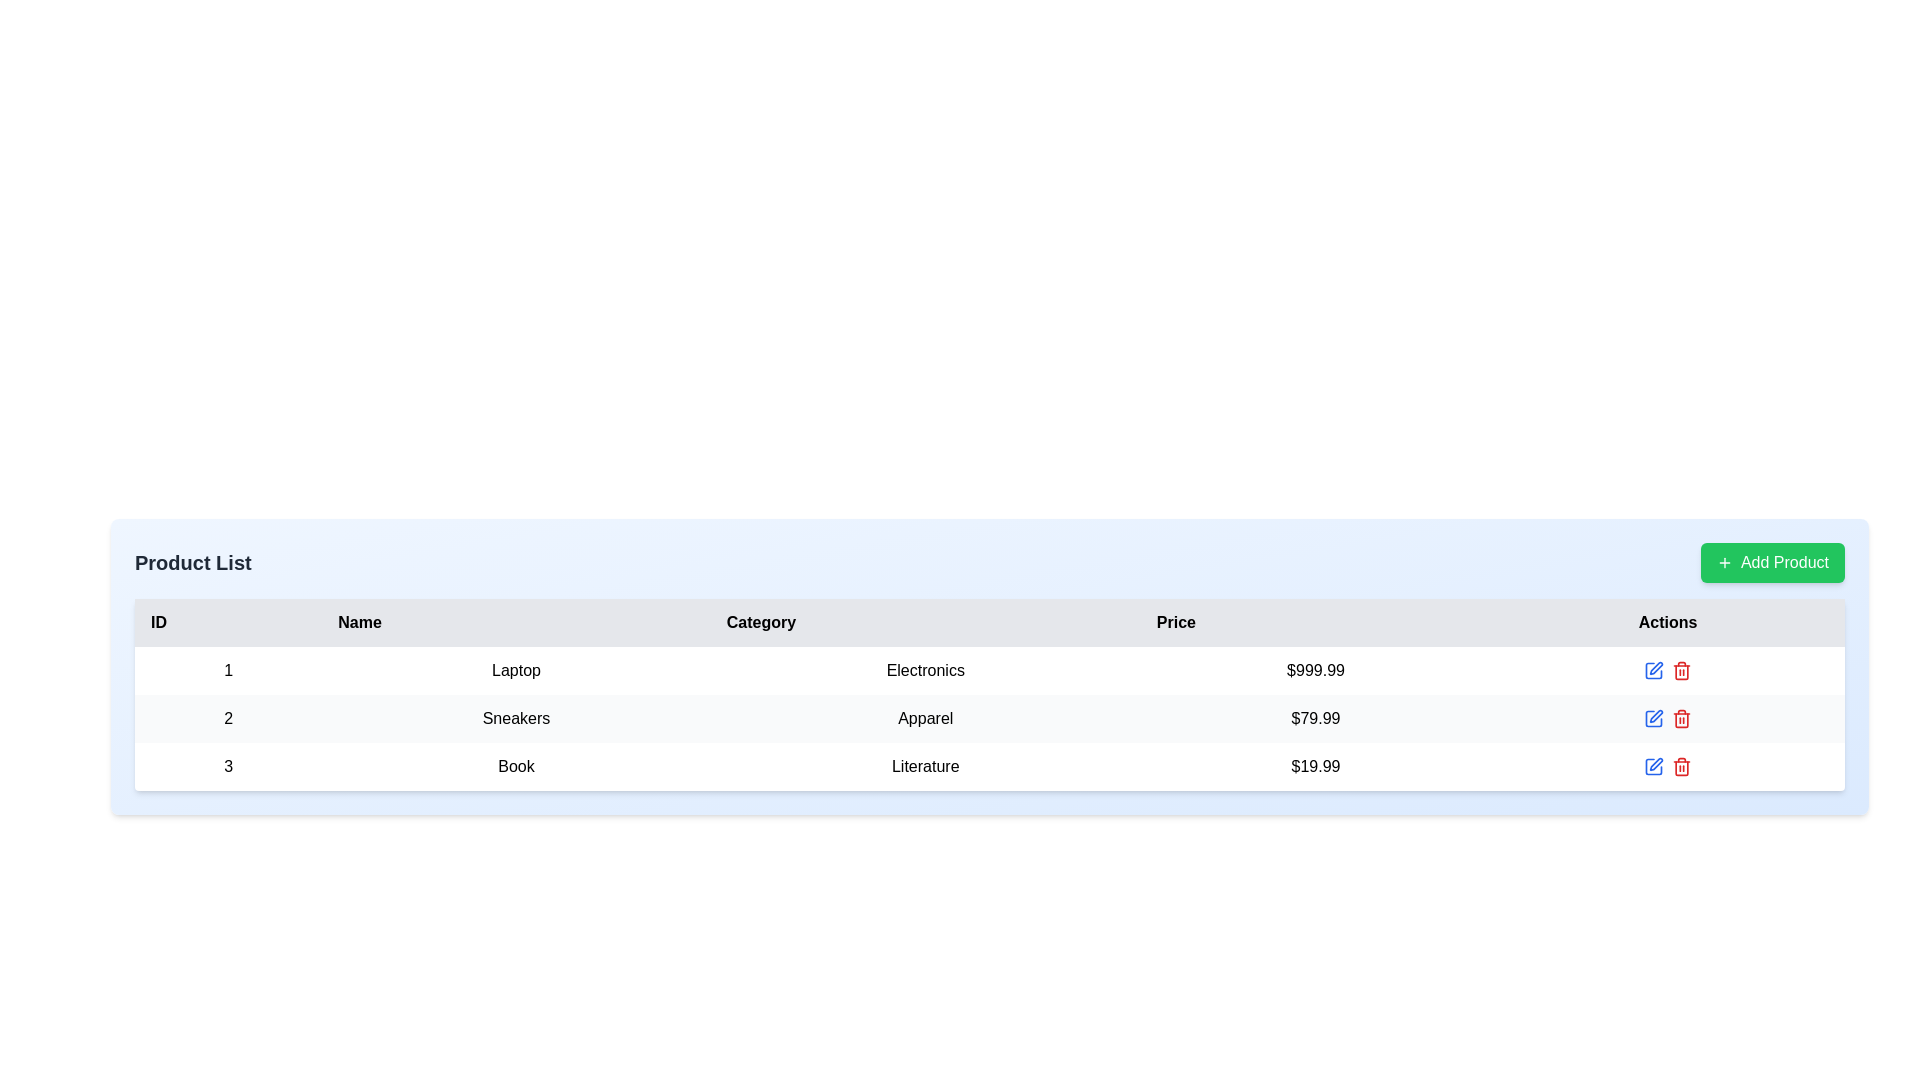  Describe the element at coordinates (1654, 671) in the screenshot. I see `the first blue editing icon in the 'Actions' column of the table for the product entry 'Laptop'` at that location.